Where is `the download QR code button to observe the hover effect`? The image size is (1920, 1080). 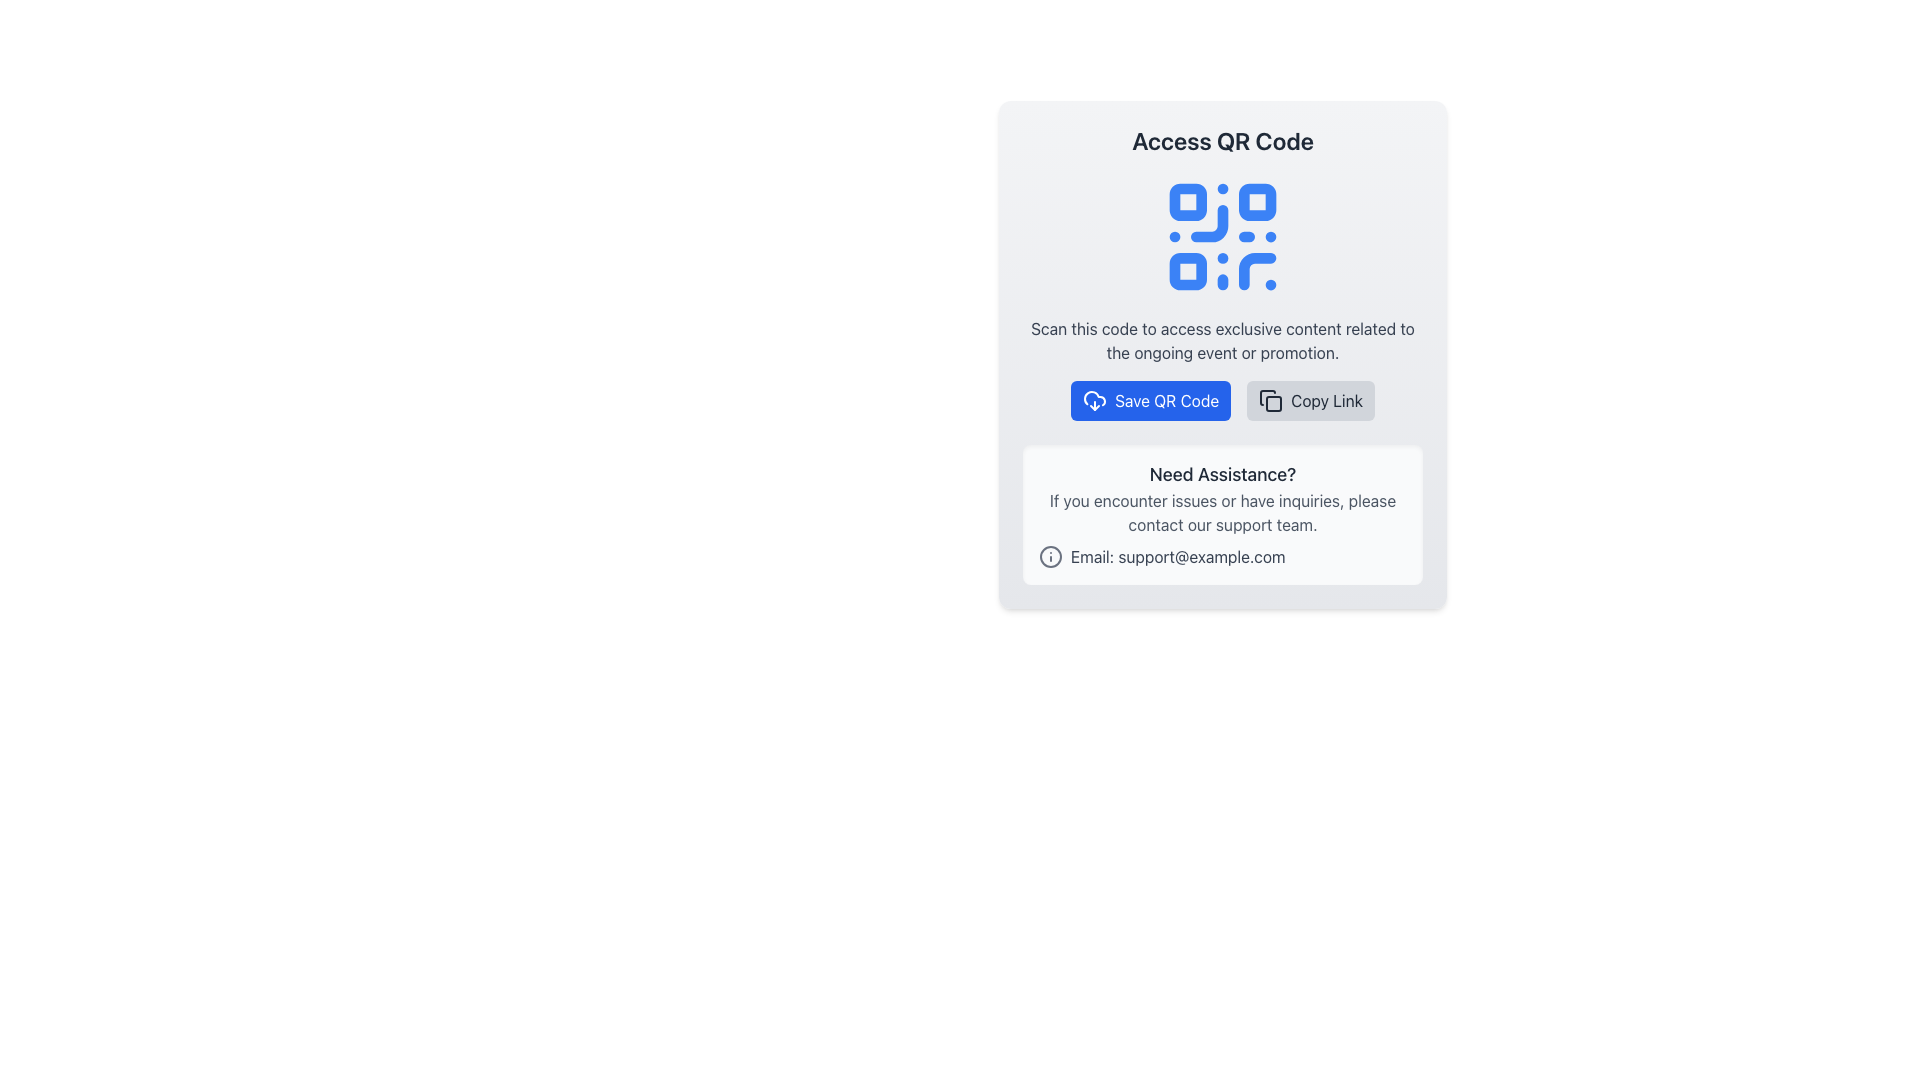
the download QR code button to observe the hover effect is located at coordinates (1151, 401).